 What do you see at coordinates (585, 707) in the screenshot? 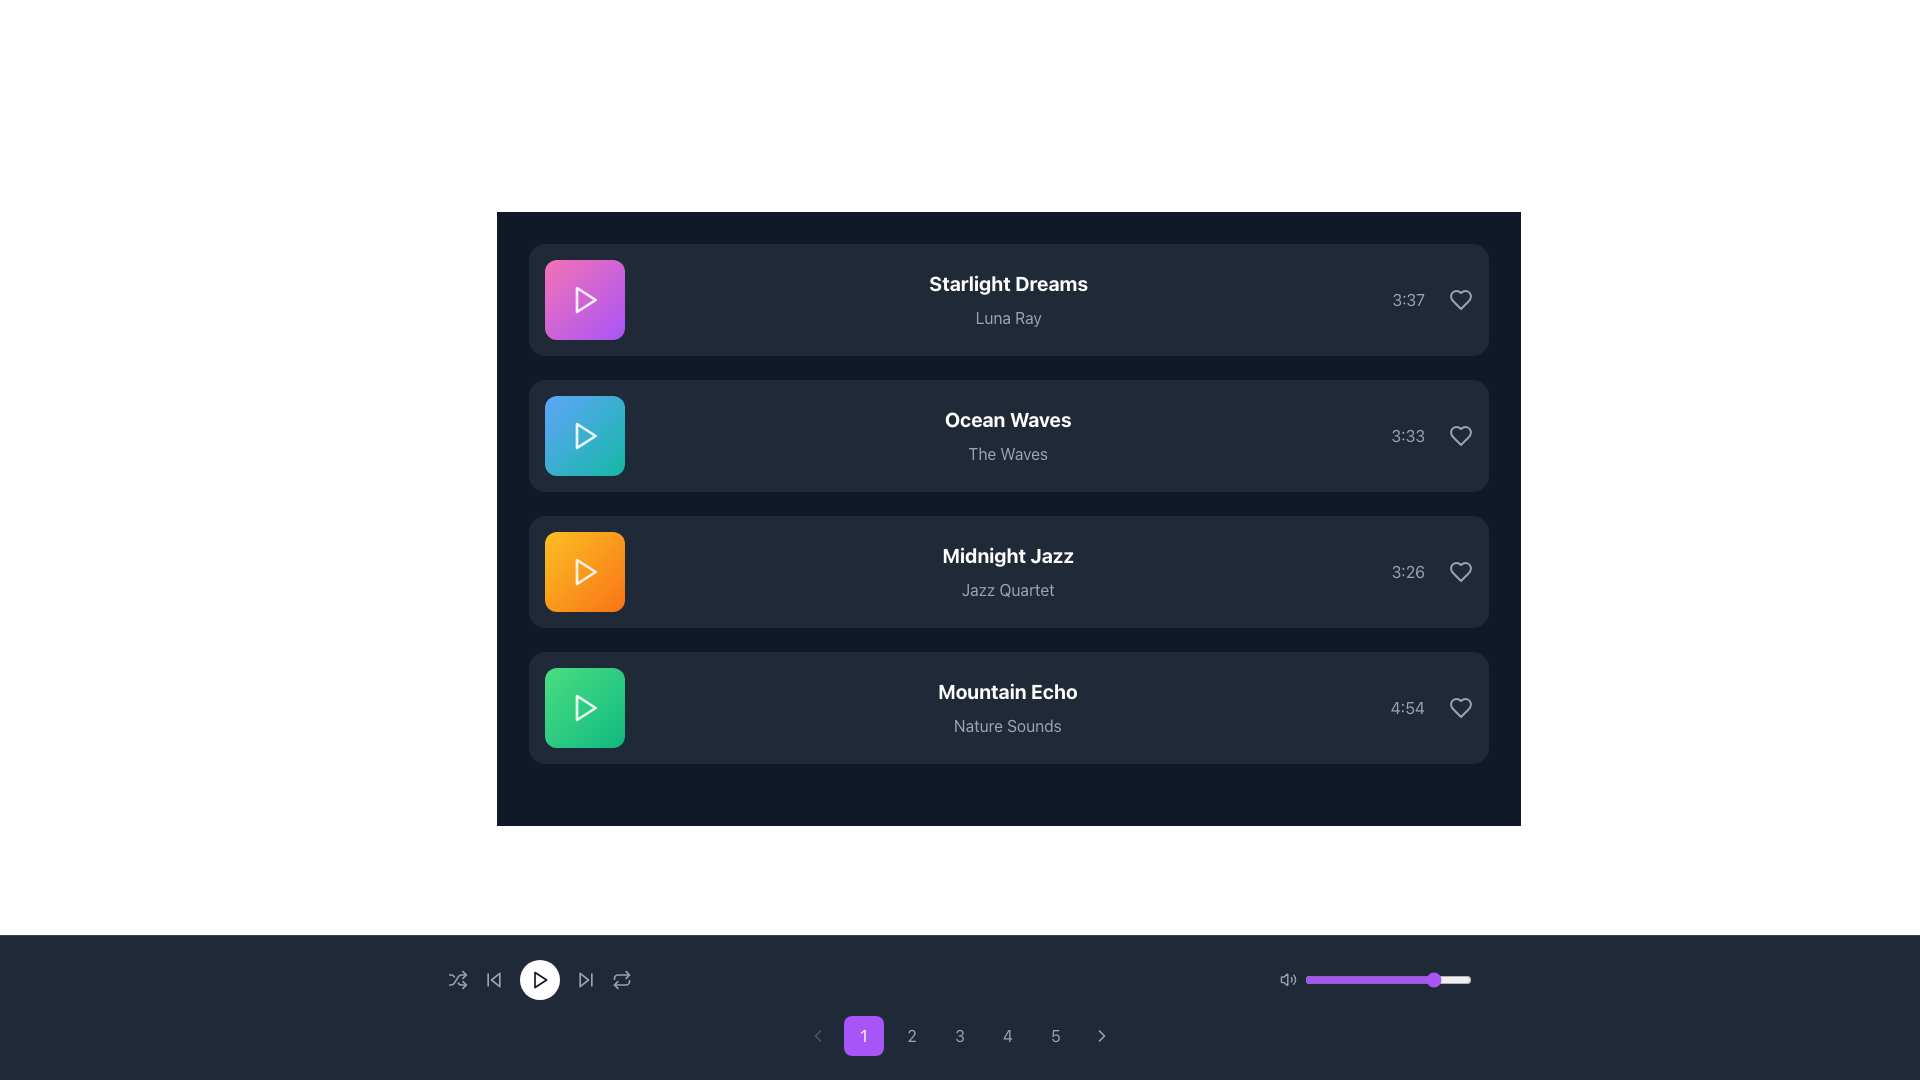
I see `the central play triangle icon contained in the green button for the music entry 'Mountain Echo'` at bounding box center [585, 707].